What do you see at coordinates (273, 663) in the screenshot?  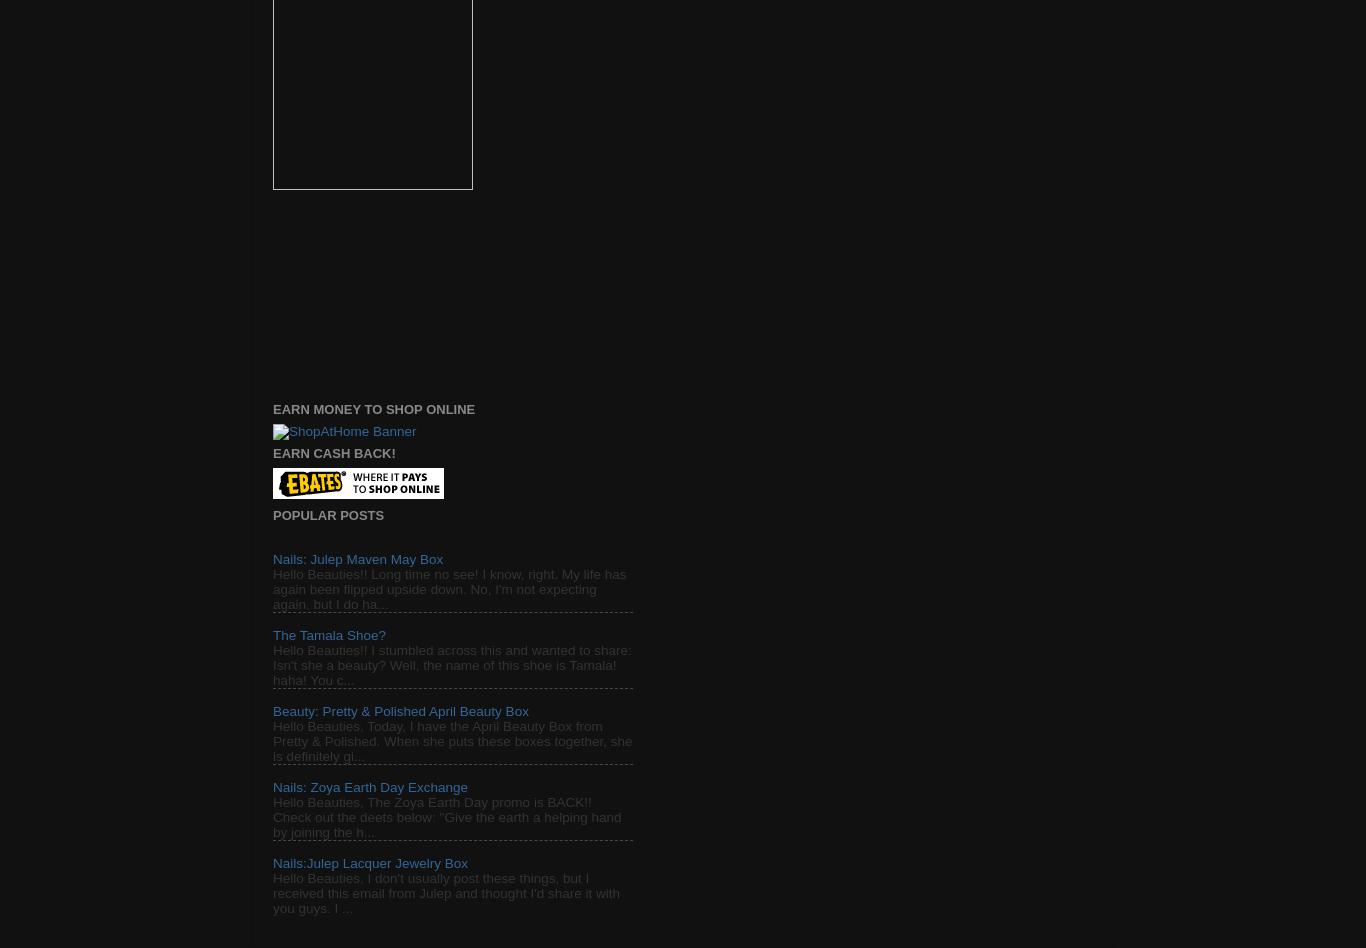 I see `'Hello Beauties!!  I stumbled across this and wanted to share:     Isn't she a beauty? Well, the name of this shoe is Tamala! haha! You c...'` at bounding box center [273, 663].